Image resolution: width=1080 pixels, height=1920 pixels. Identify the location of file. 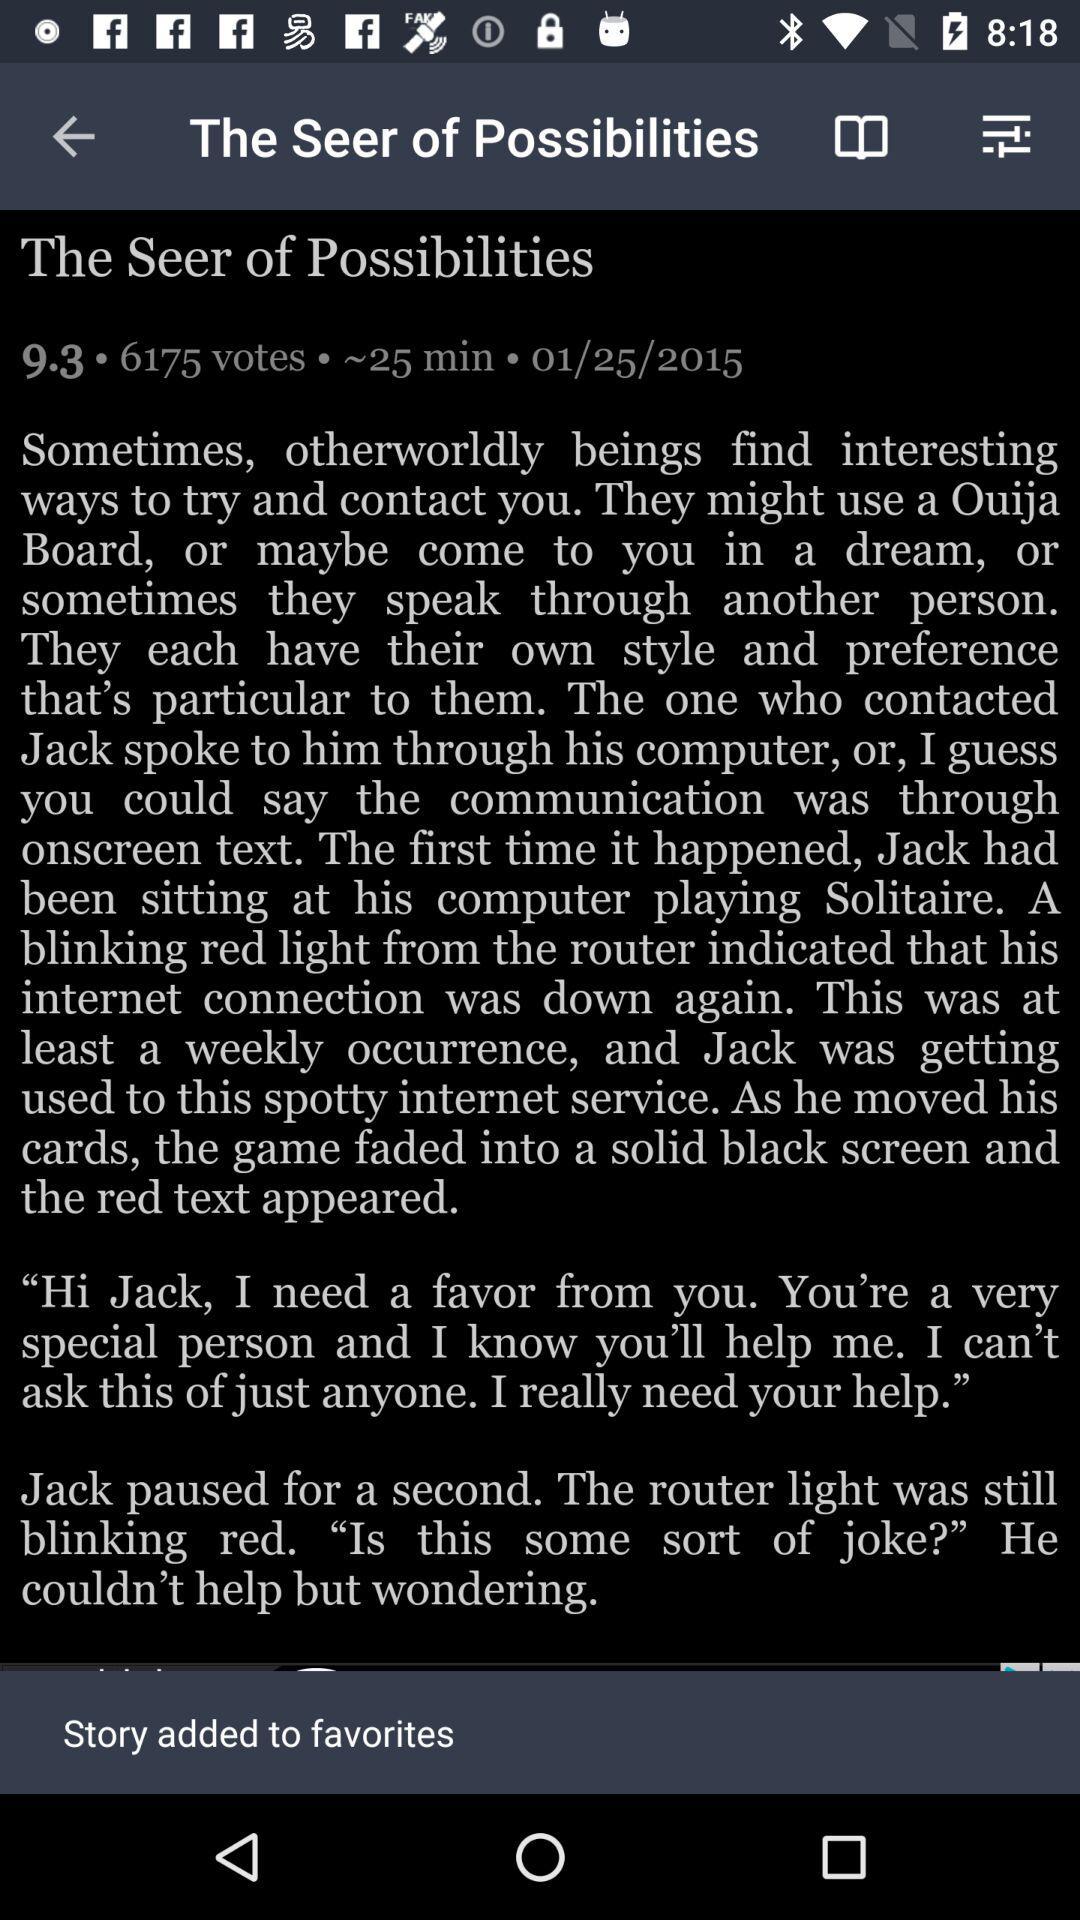
(540, 1727).